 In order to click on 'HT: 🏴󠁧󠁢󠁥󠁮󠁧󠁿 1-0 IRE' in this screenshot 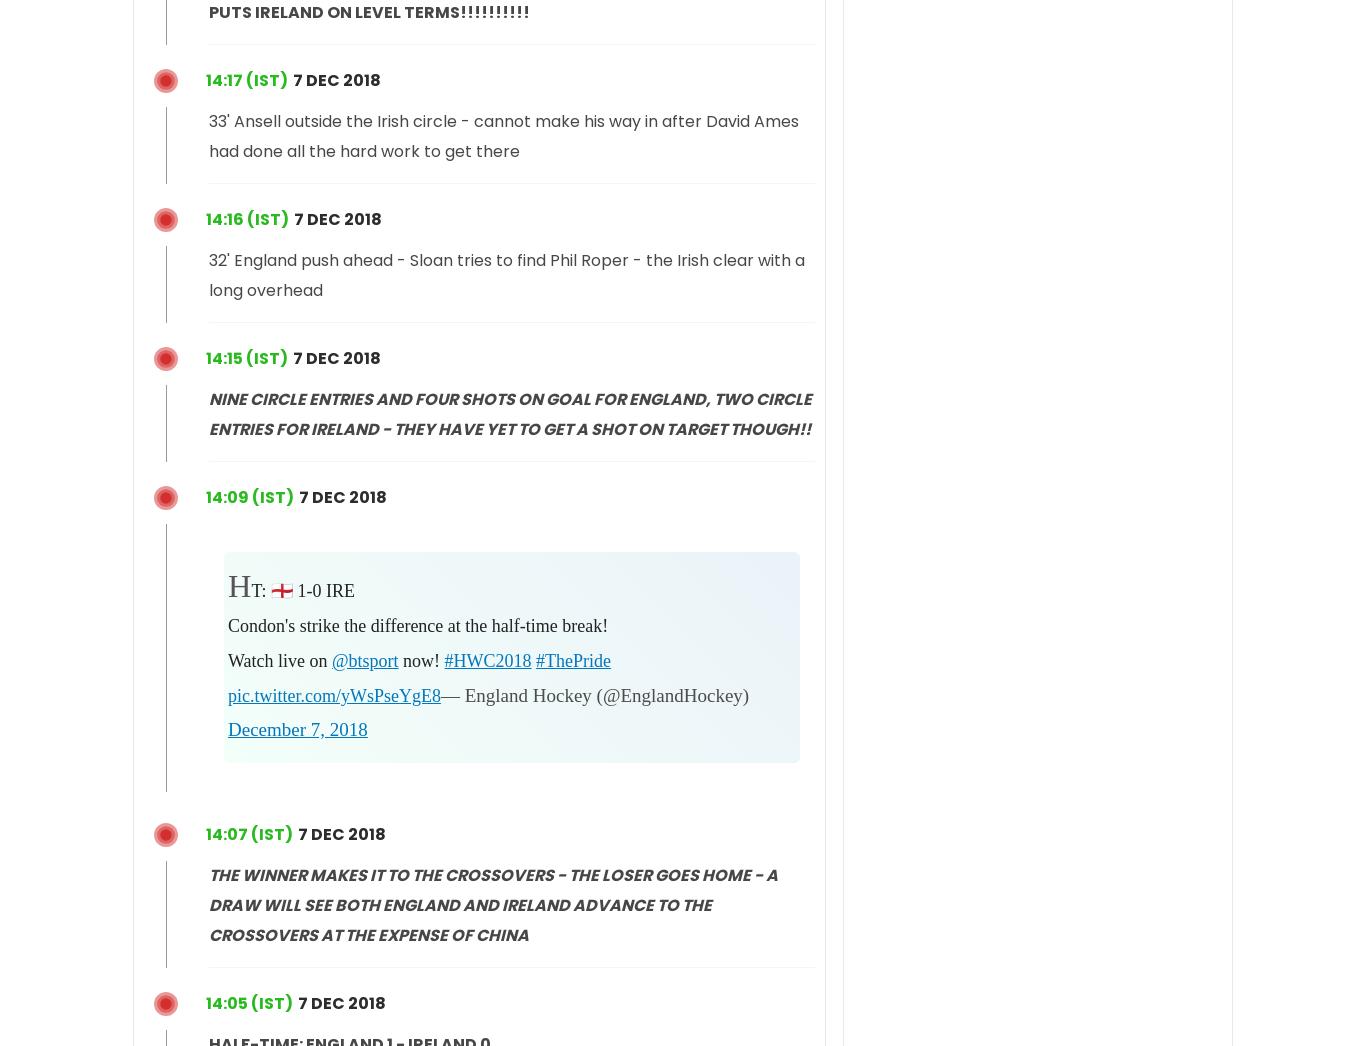, I will do `click(291, 585)`.